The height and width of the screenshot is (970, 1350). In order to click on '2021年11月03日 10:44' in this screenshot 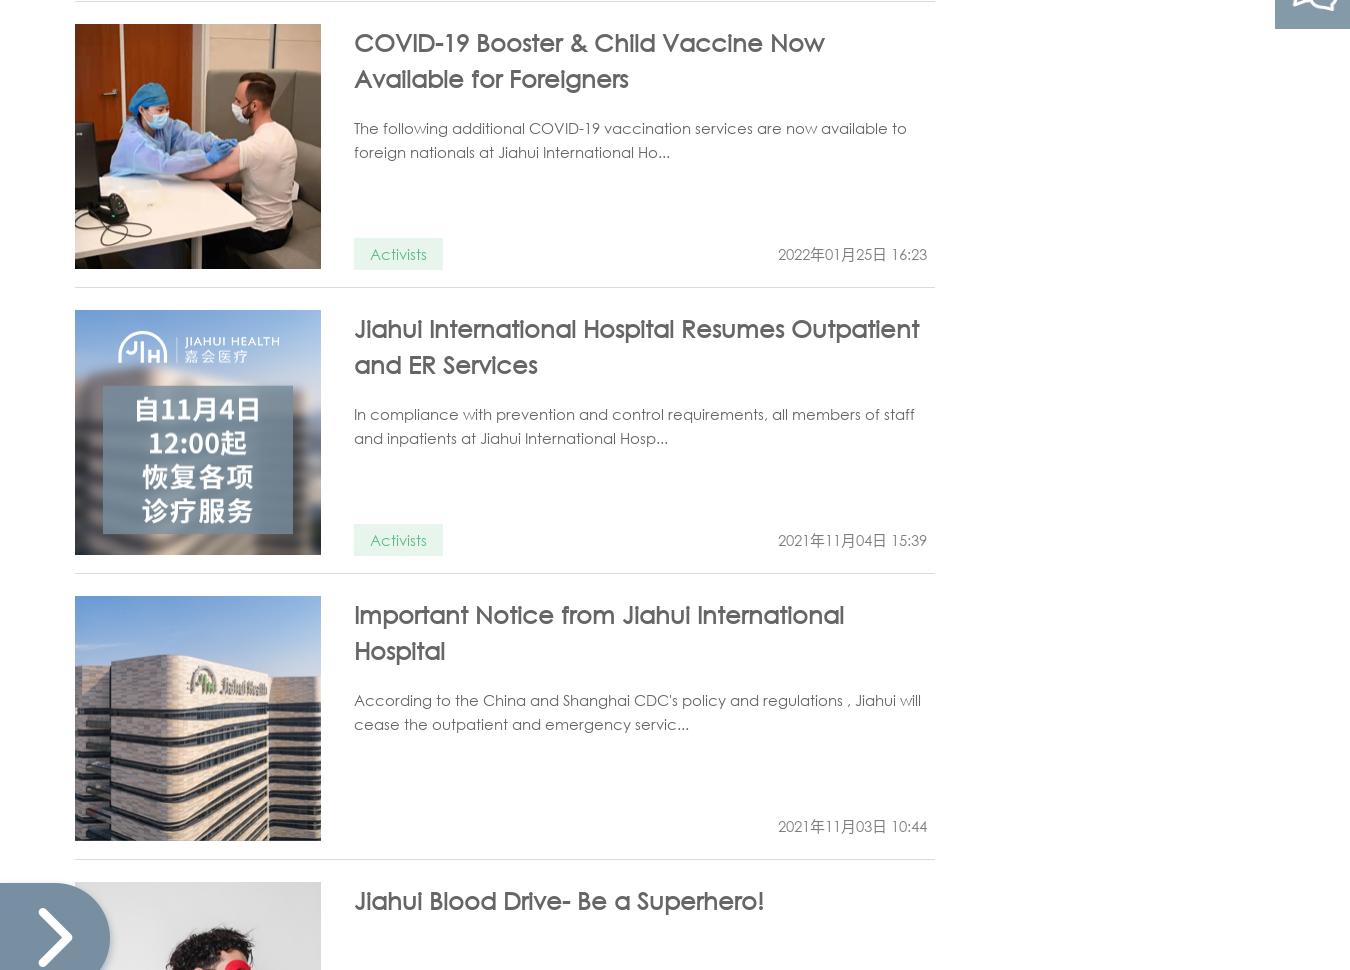, I will do `click(777, 824)`.